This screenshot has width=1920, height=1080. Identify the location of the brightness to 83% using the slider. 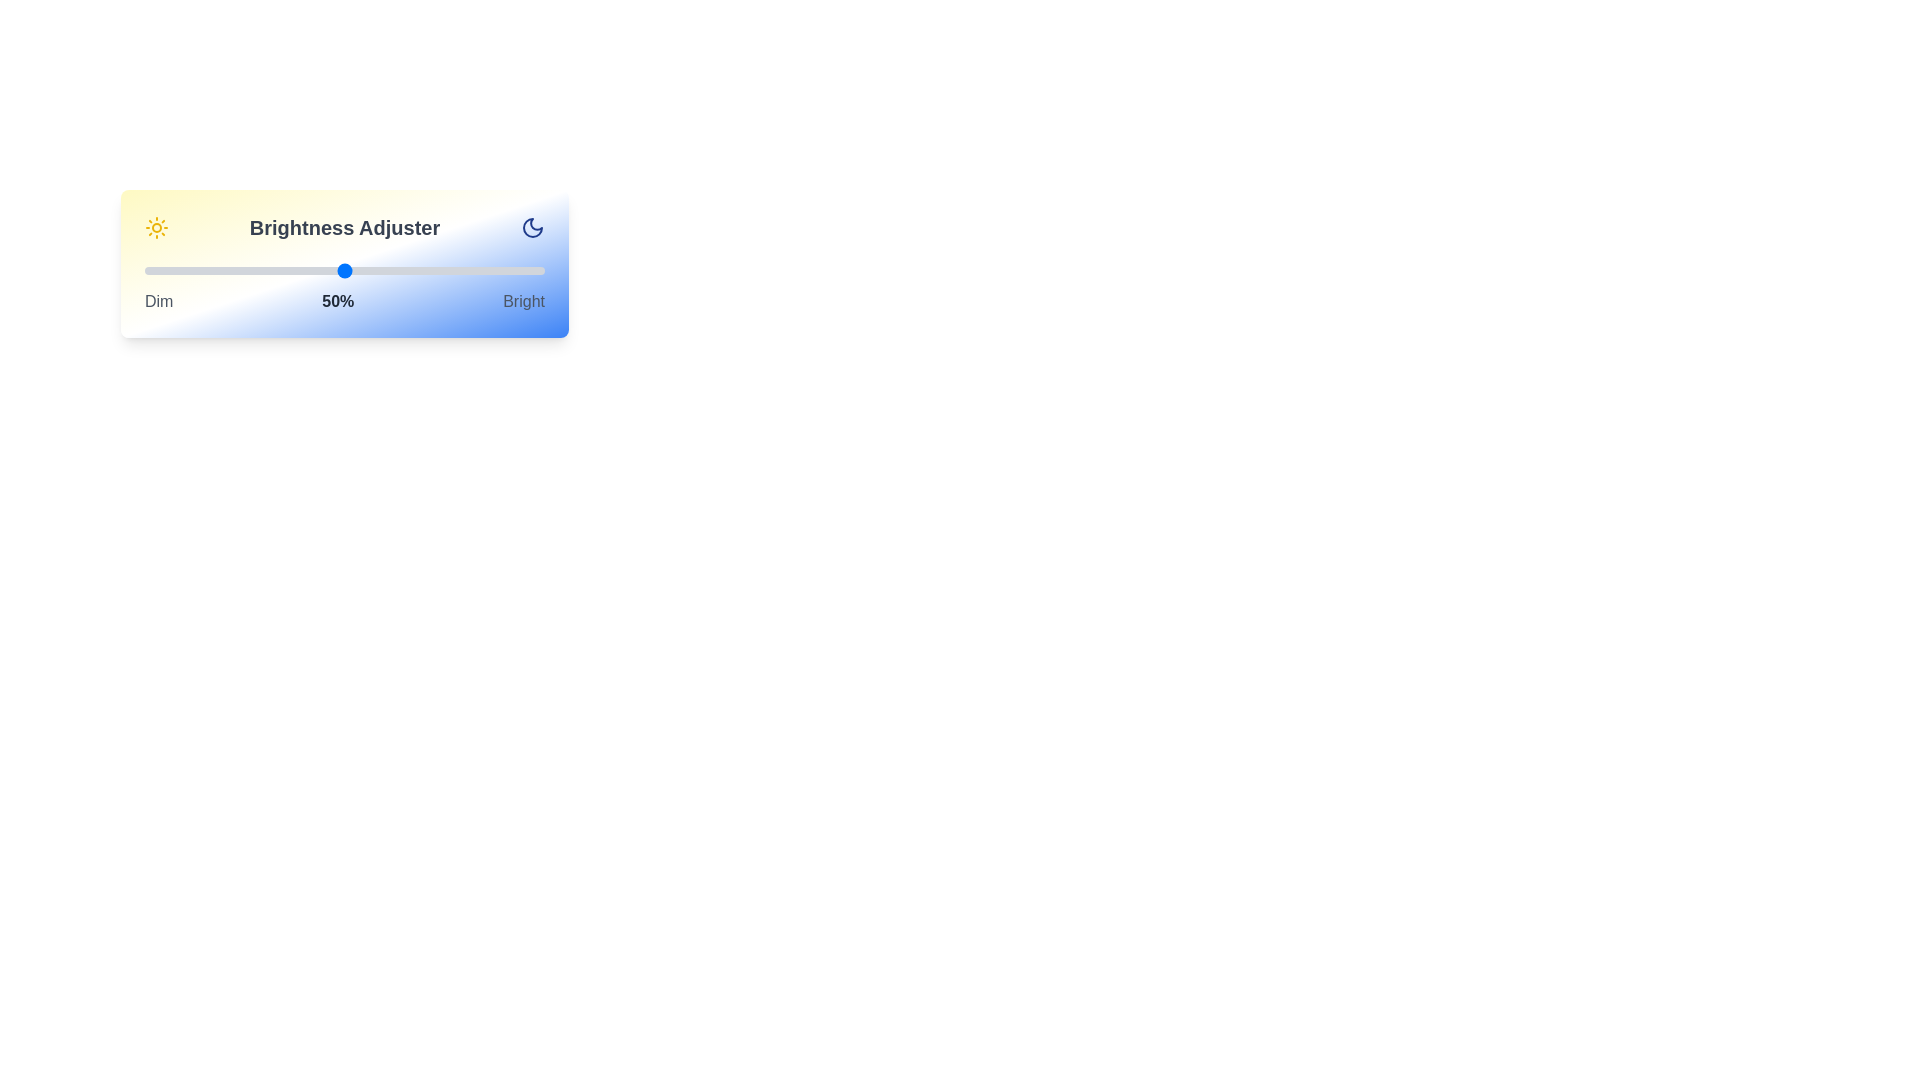
(475, 270).